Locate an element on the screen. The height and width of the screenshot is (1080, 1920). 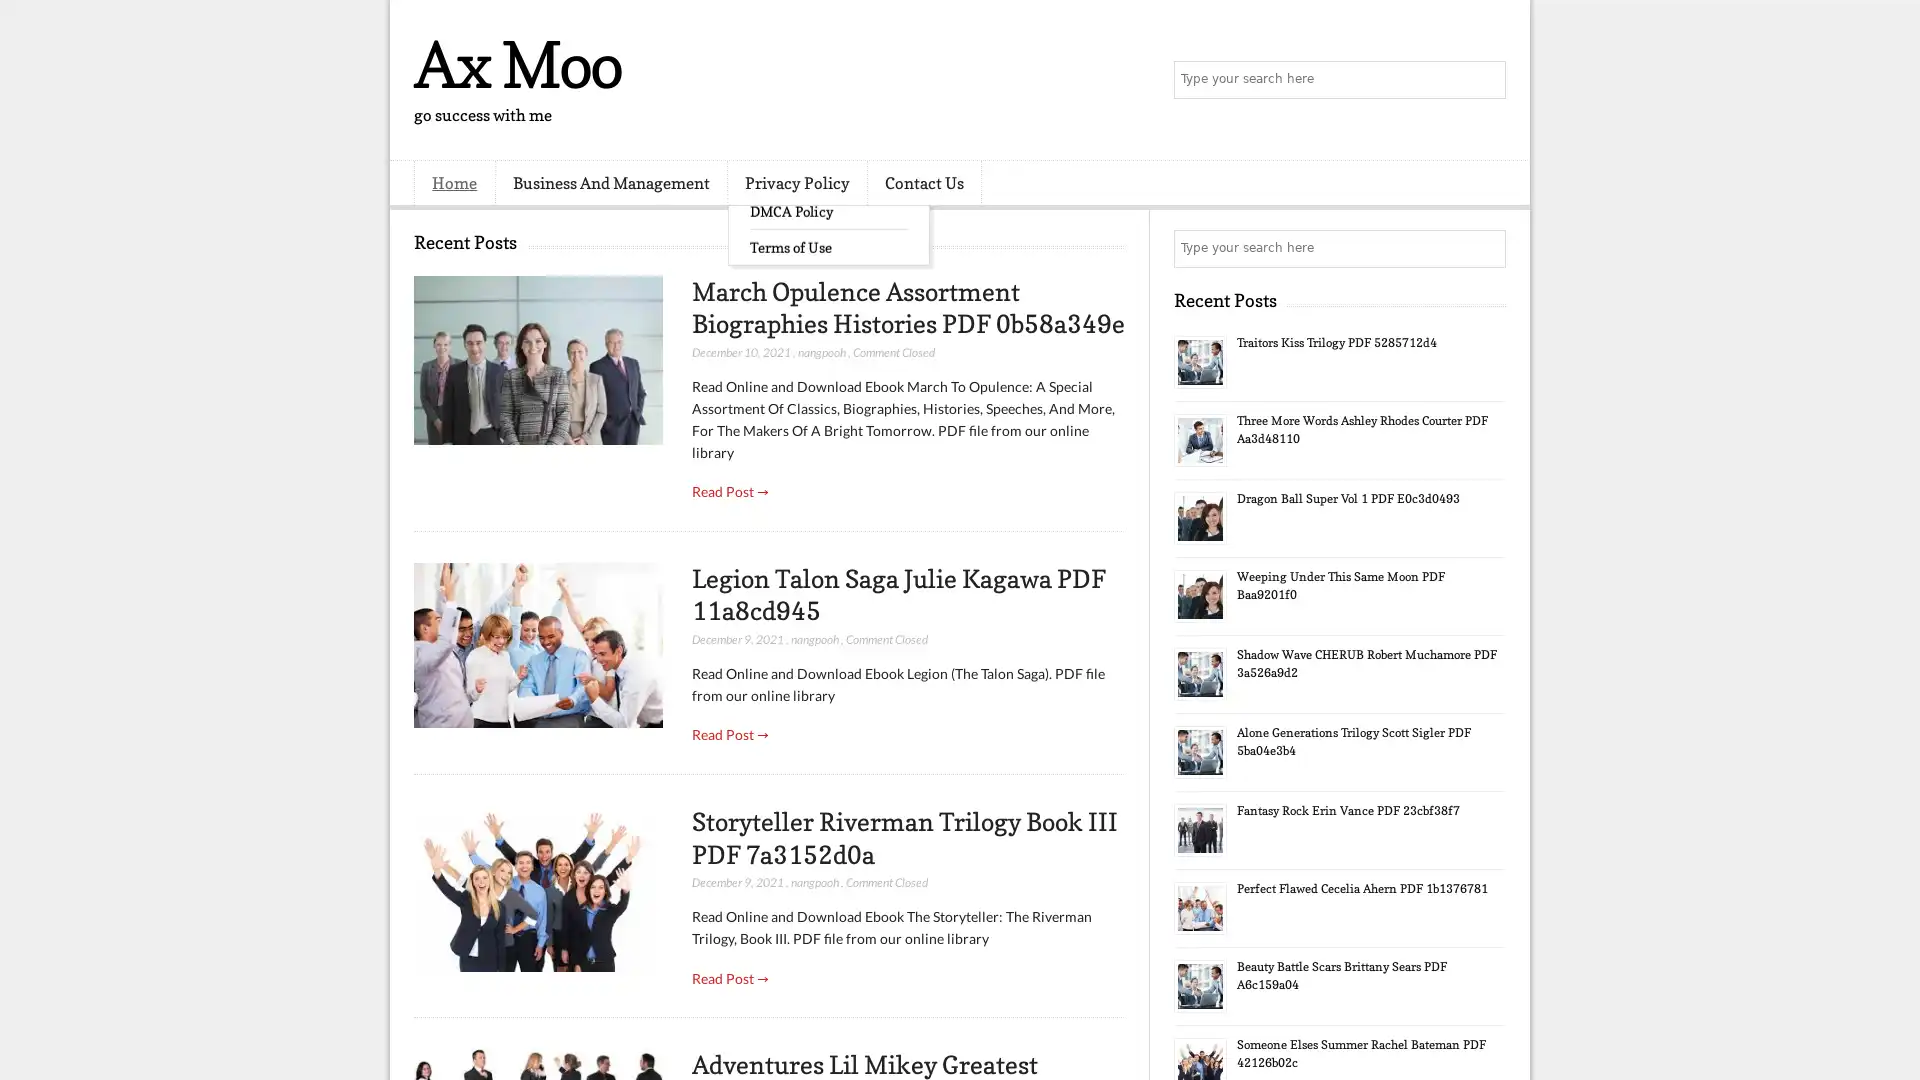
Search is located at coordinates (1485, 248).